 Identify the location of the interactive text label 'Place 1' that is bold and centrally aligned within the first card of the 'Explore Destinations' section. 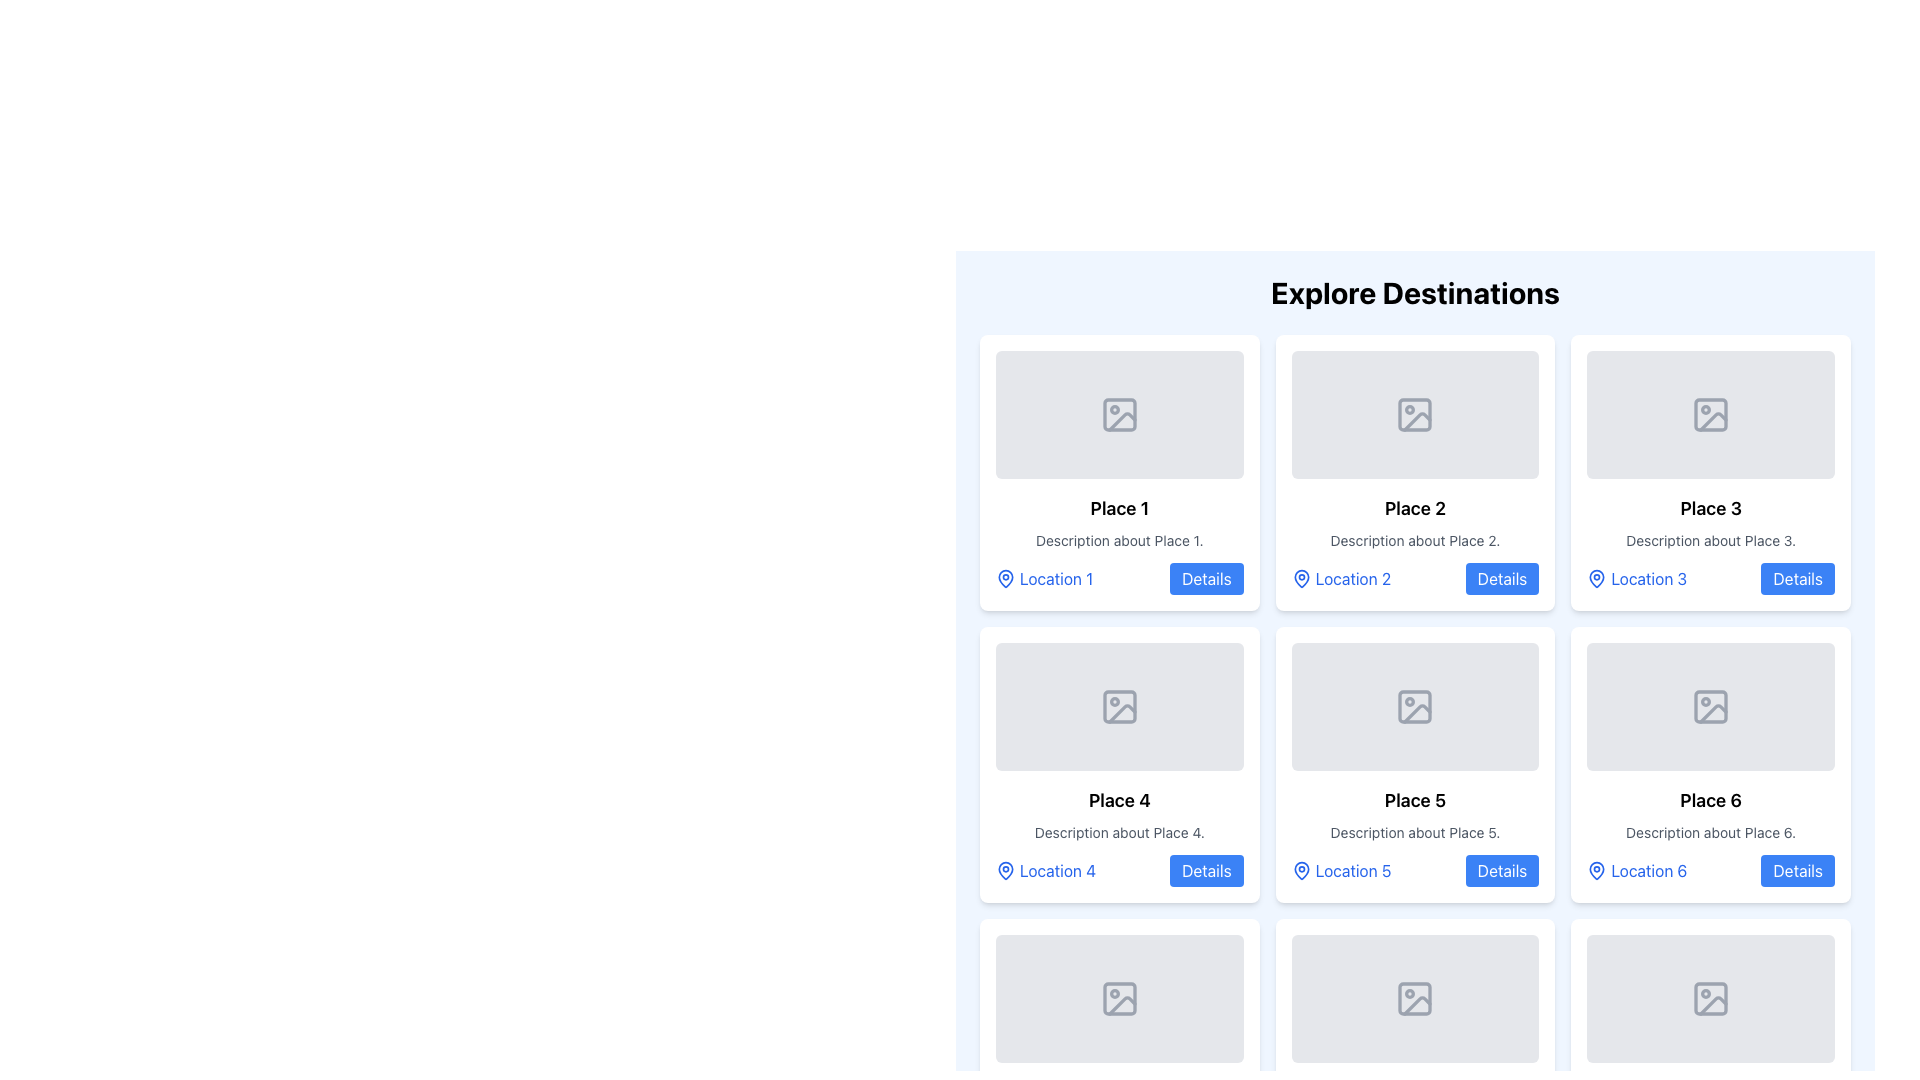
(1118, 508).